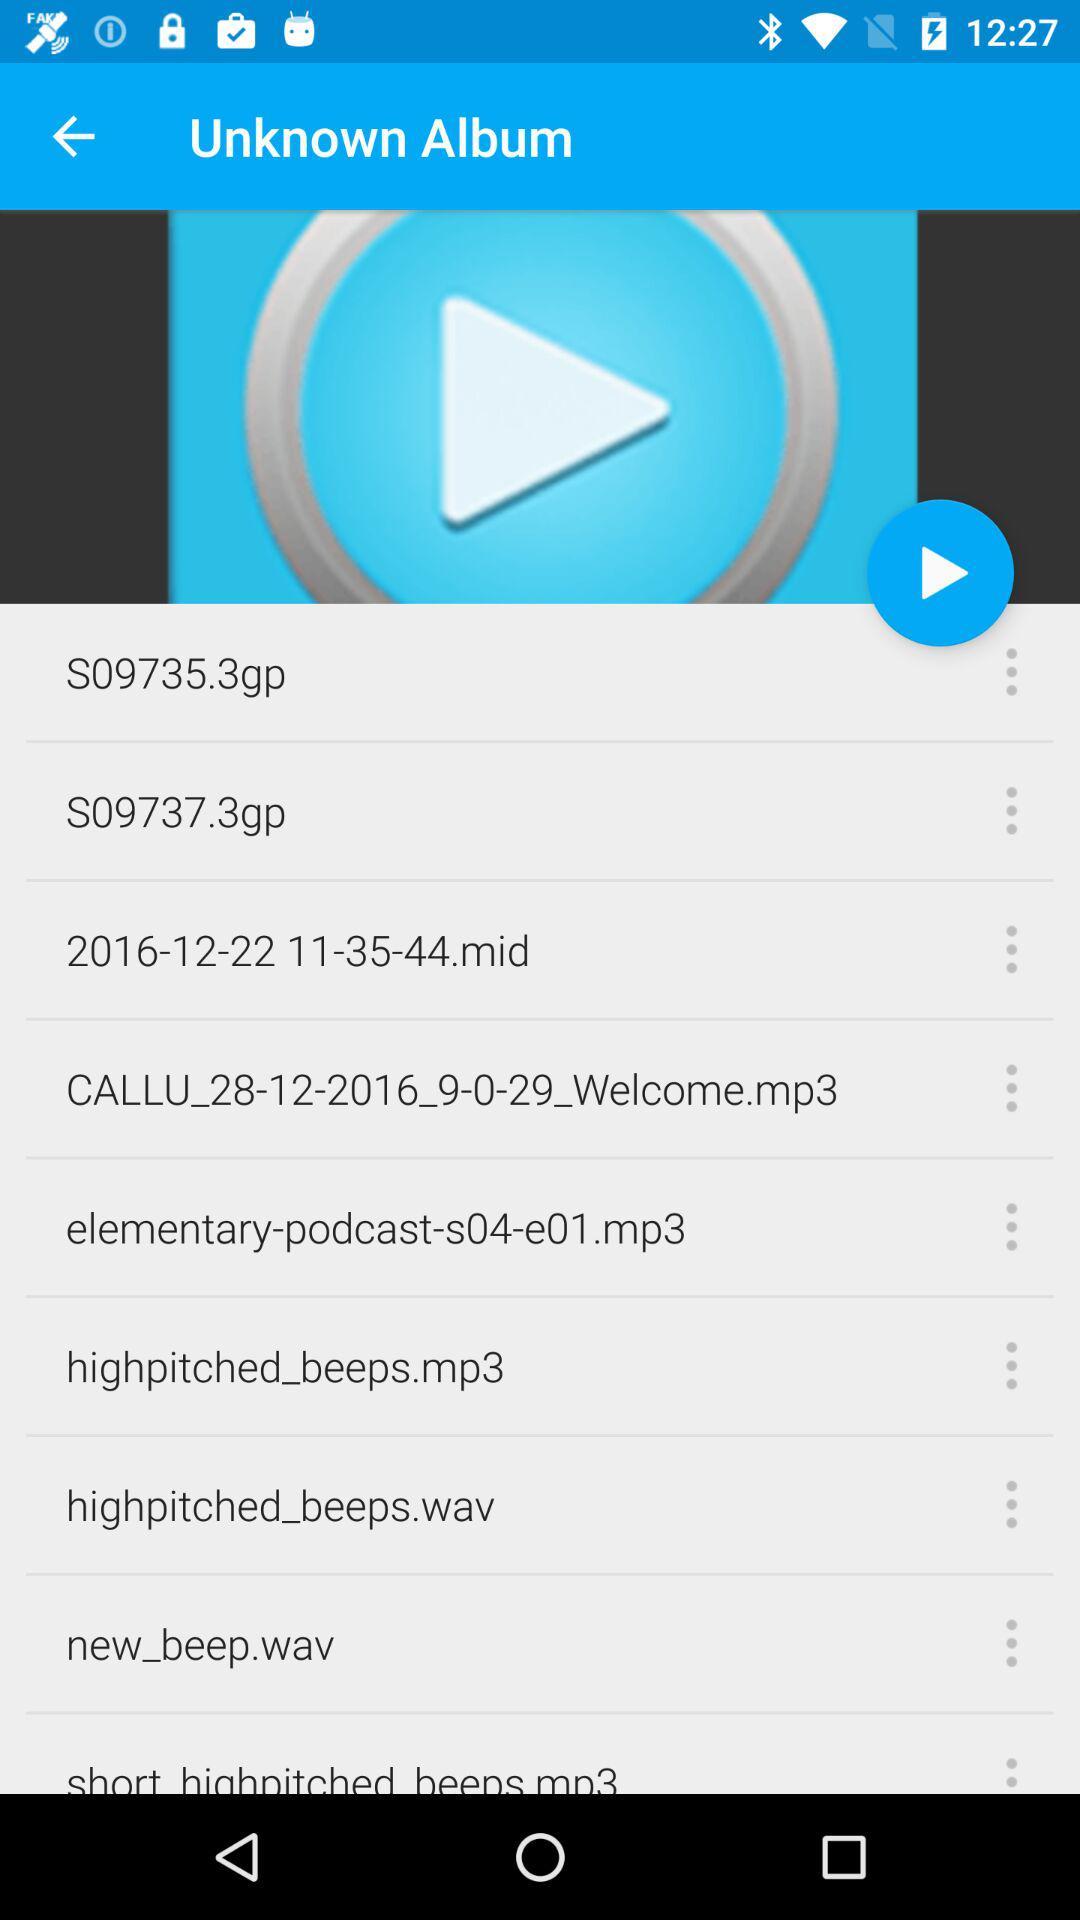  What do you see at coordinates (452, 1087) in the screenshot?
I see `the callu_28 12 2016_9 icon` at bounding box center [452, 1087].